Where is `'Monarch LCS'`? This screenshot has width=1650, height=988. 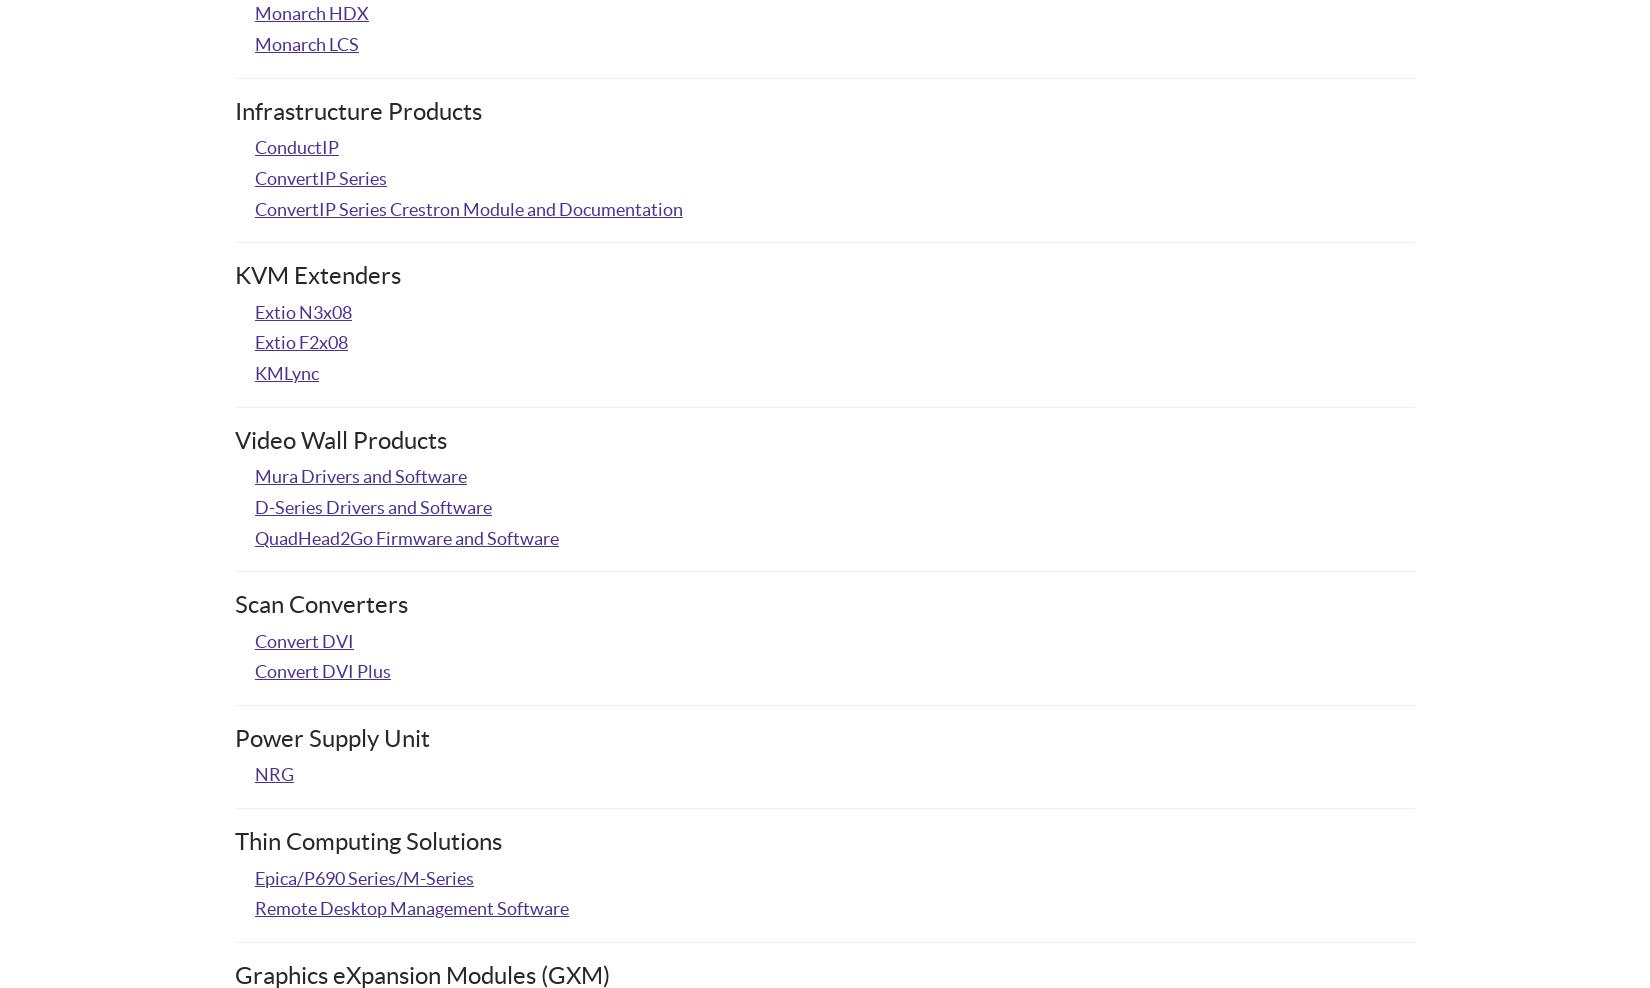 'Monarch LCS' is located at coordinates (307, 43).